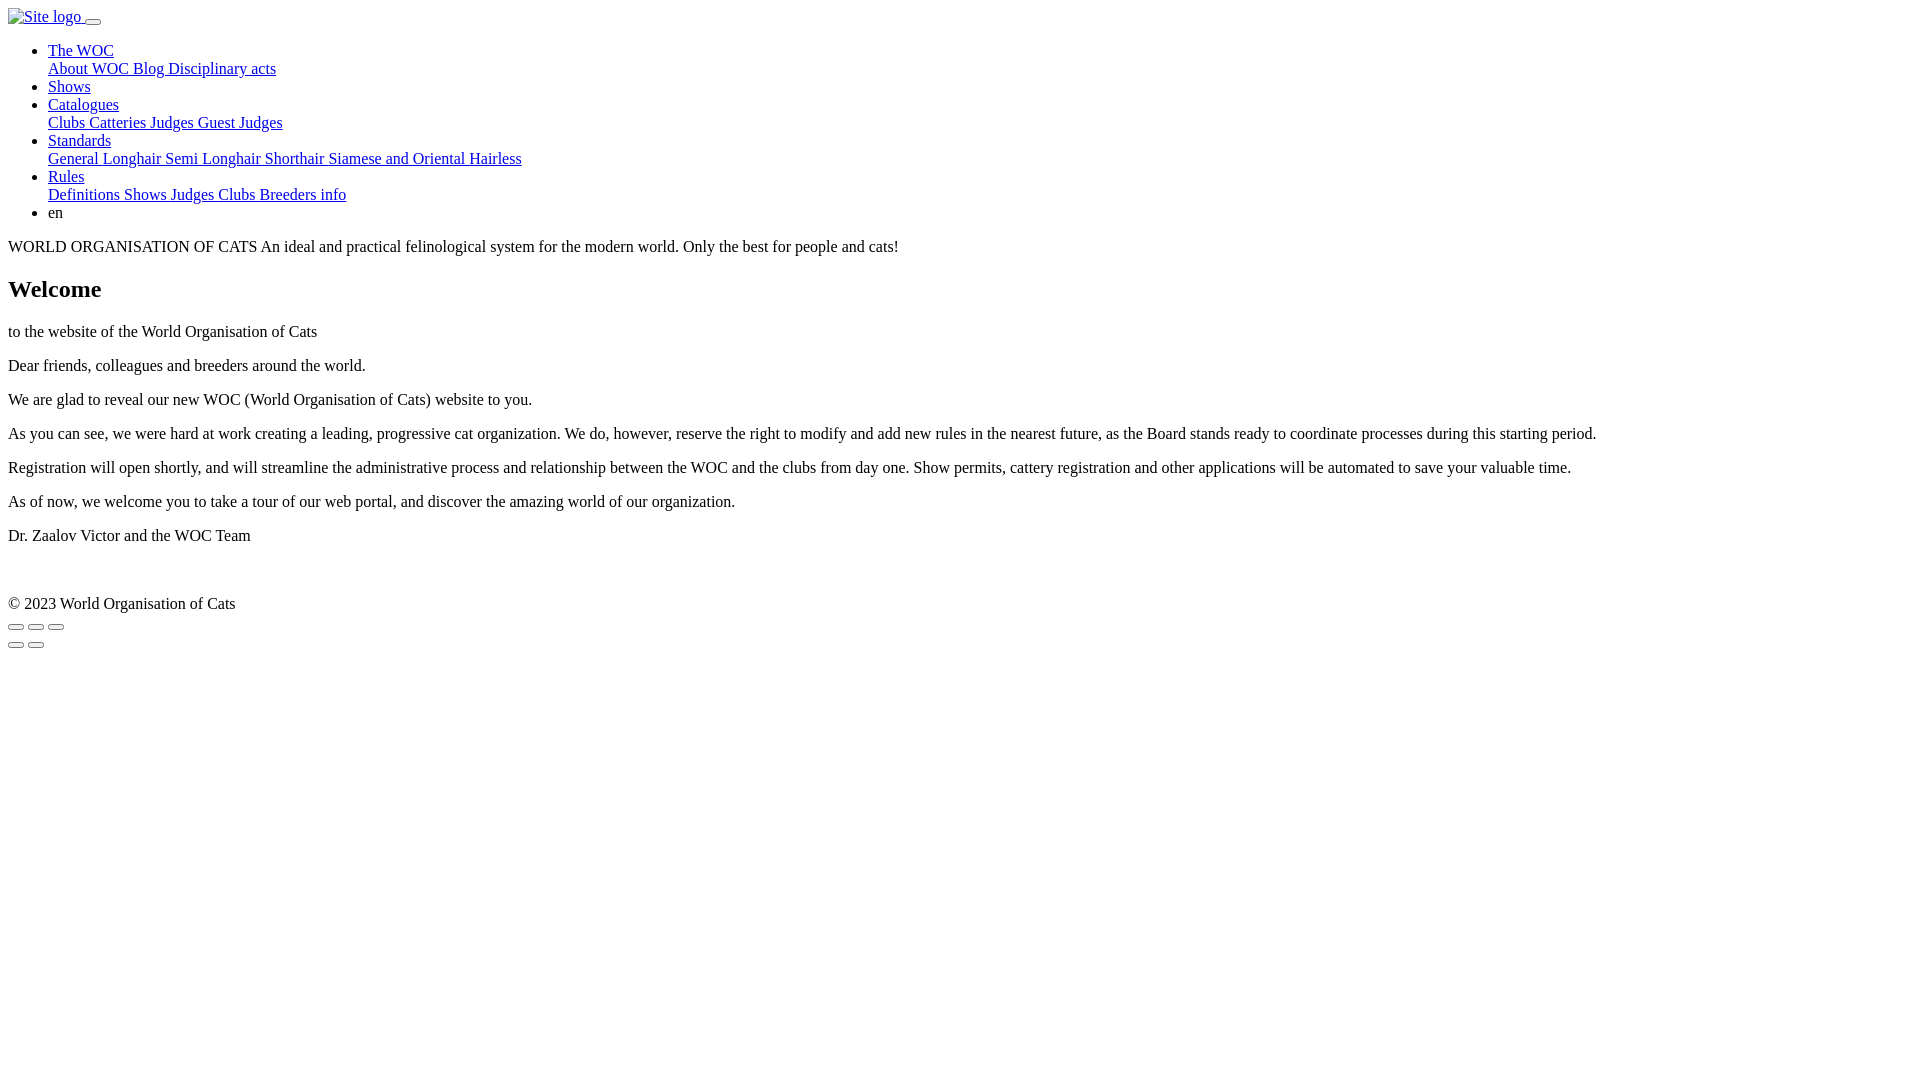 The height and width of the screenshot is (1080, 1920). Describe the element at coordinates (327, 157) in the screenshot. I see `'Siamese and Oriental'` at that location.